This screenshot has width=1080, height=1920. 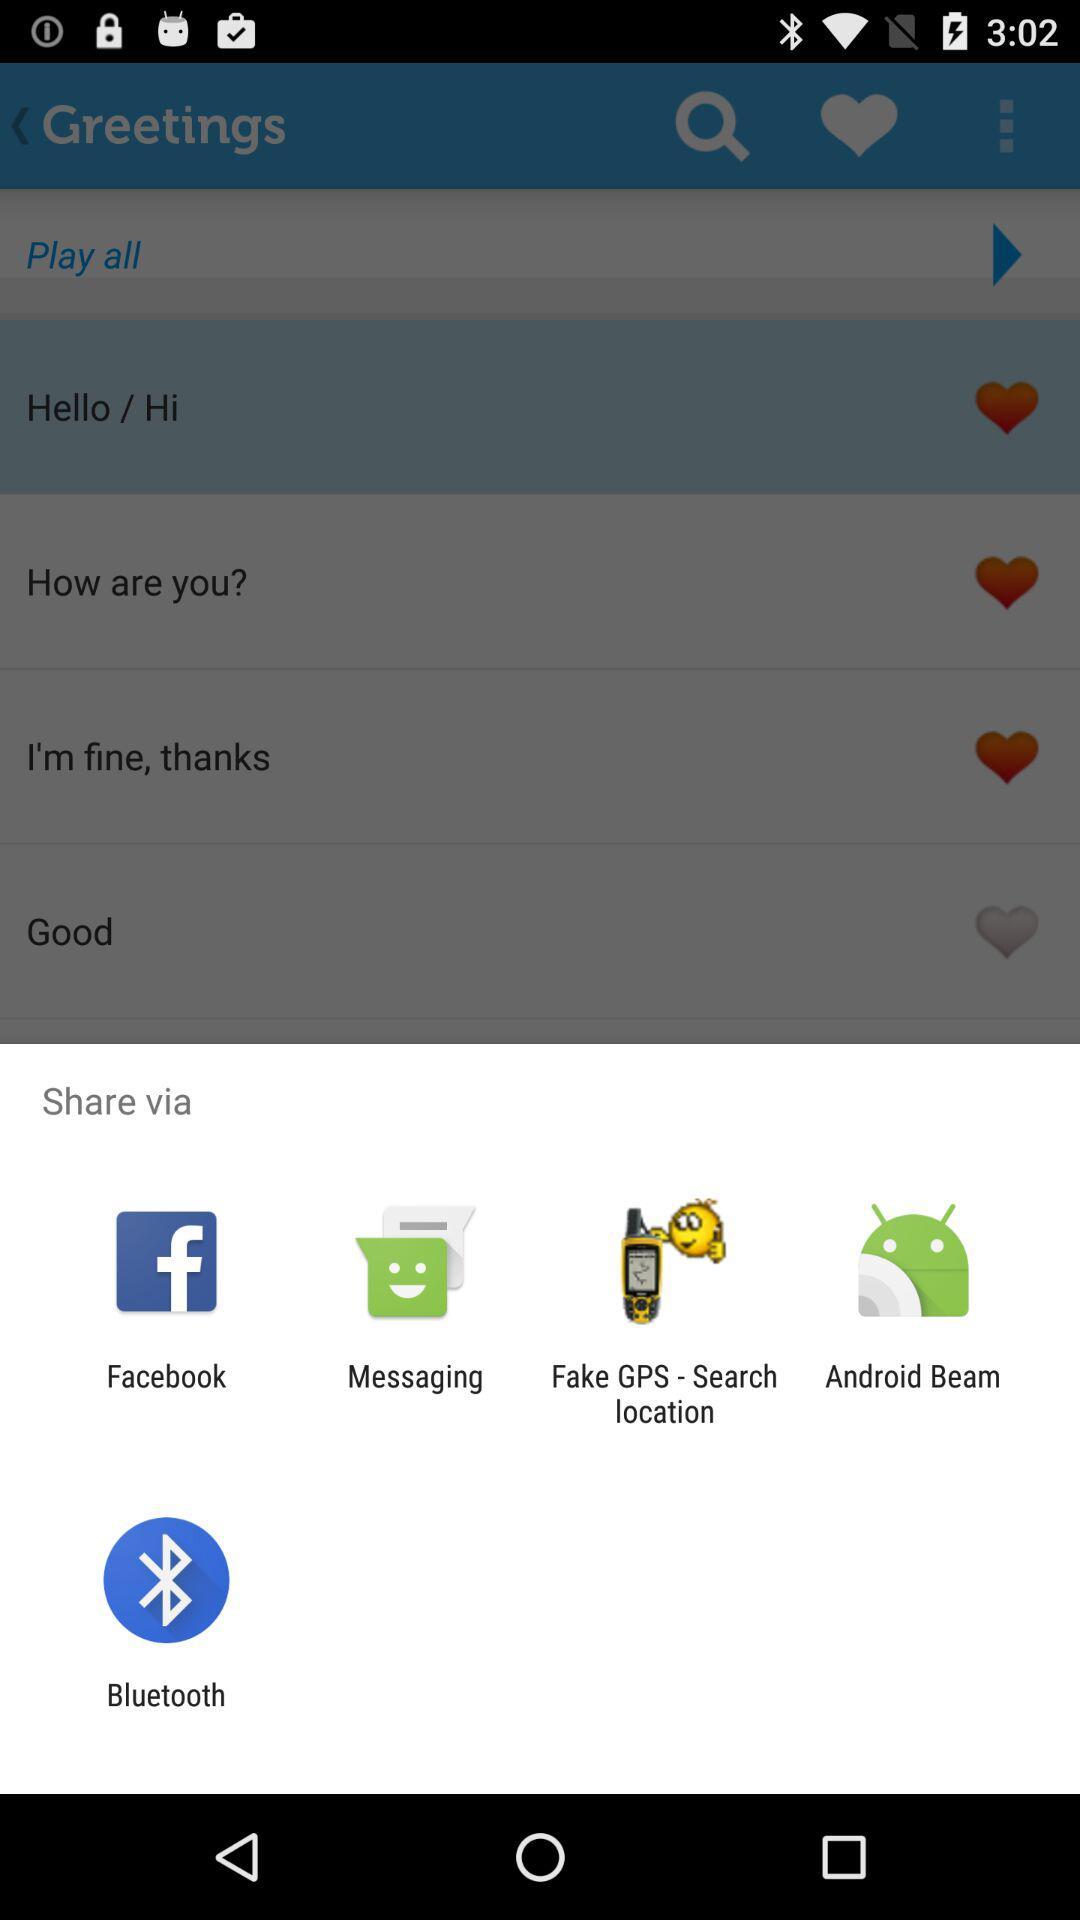 I want to click on item next to the messaging, so click(x=664, y=1392).